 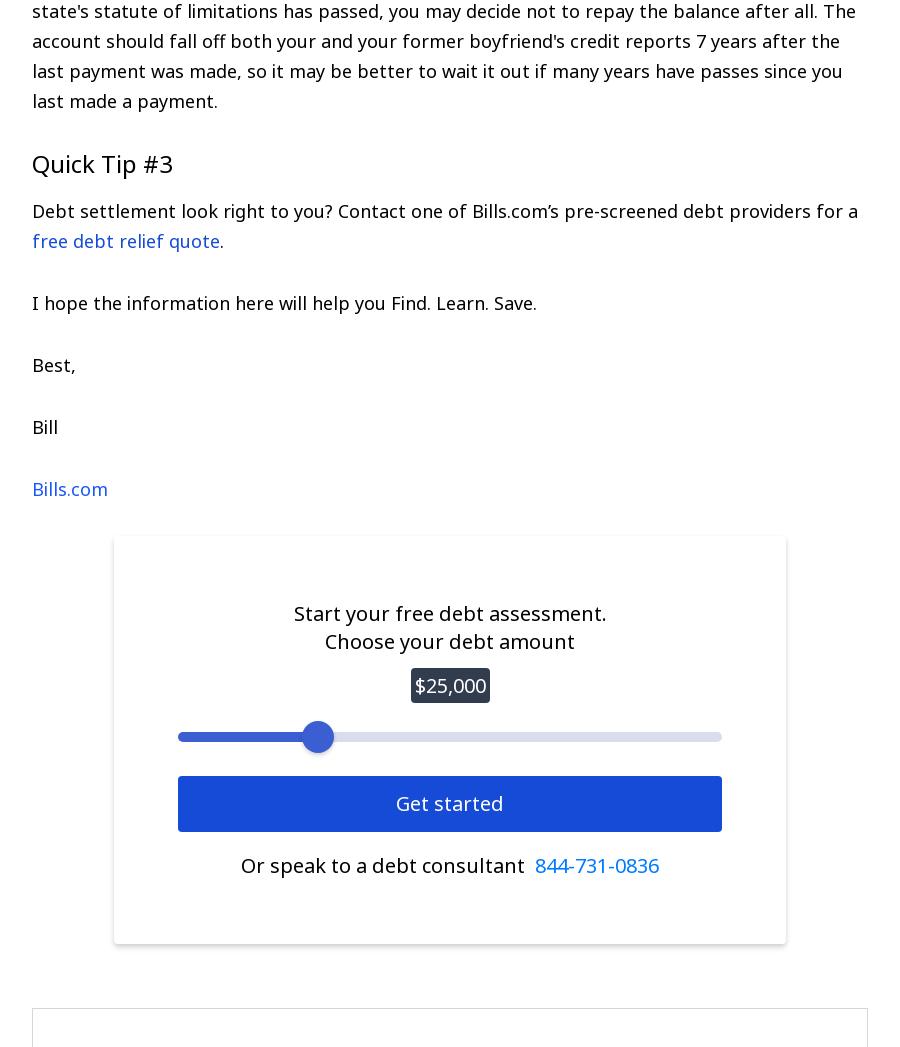 What do you see at coordinates (387, 864) in the screenshot?
I see `'Or speak to a debt consultant'` at bounding box center [387, 864].